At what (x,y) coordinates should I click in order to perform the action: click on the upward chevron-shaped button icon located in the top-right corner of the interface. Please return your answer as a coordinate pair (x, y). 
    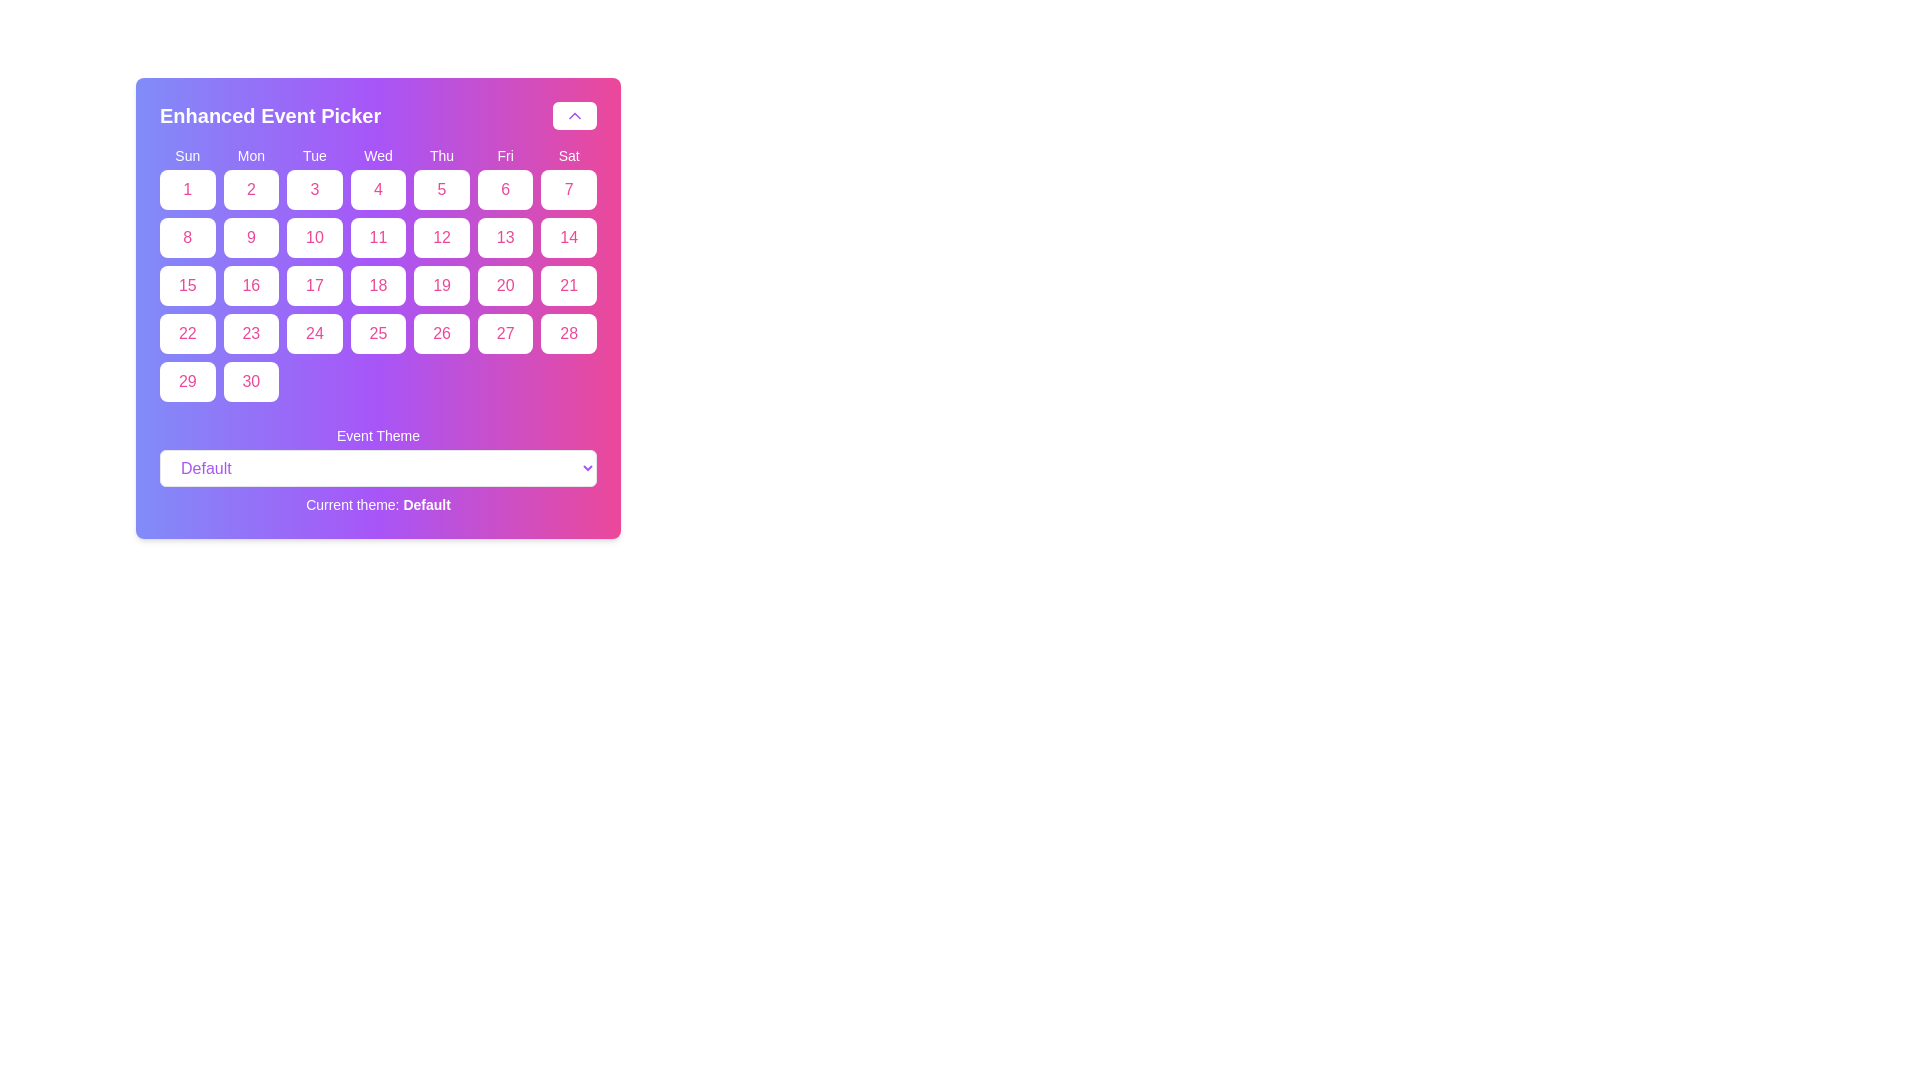
    Looking at the image, I should click on (574, 115).